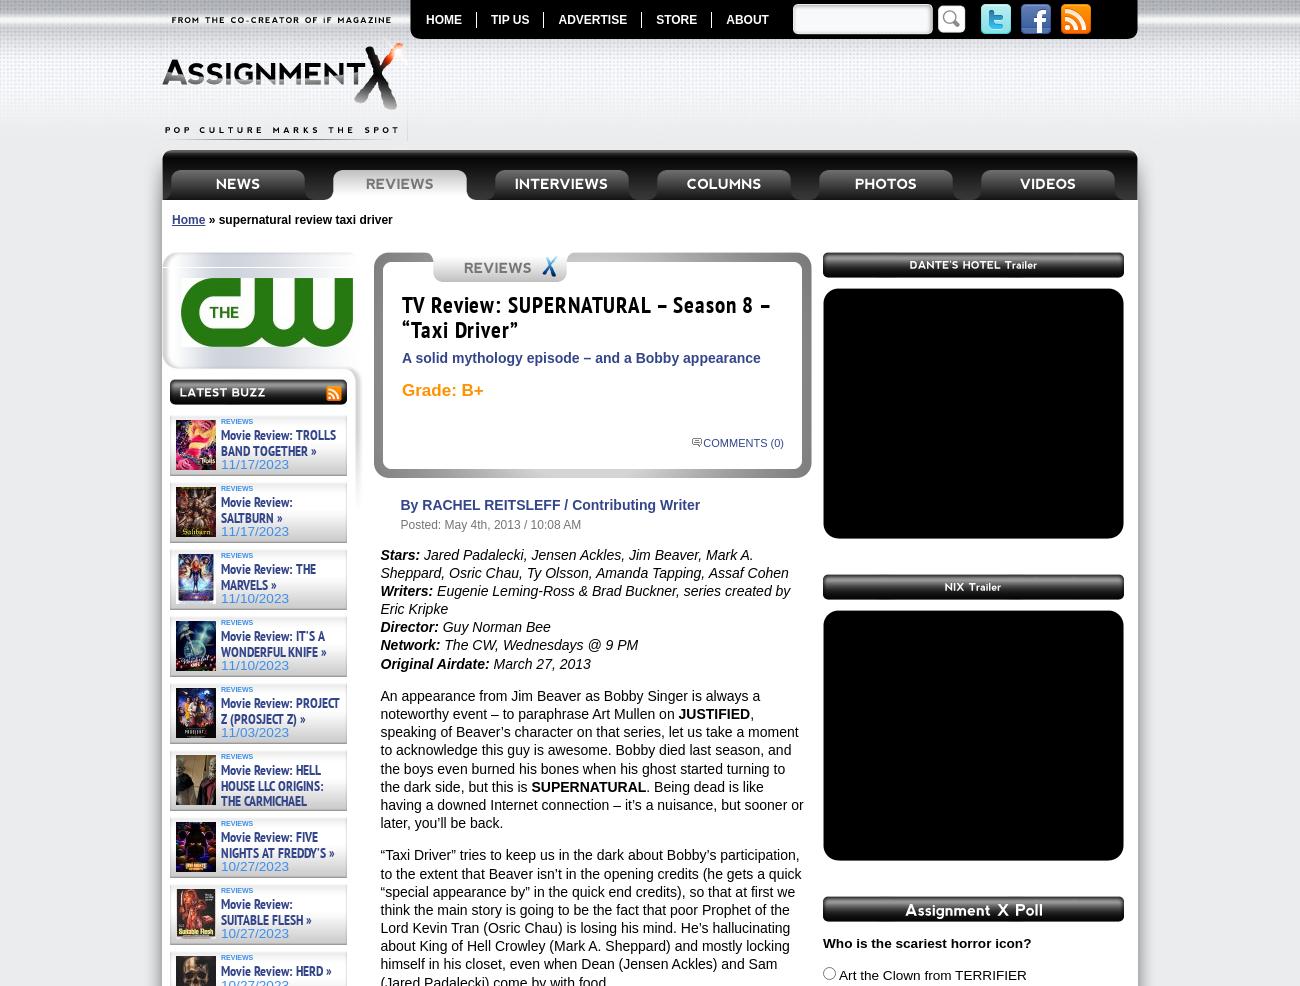 This screenshot has height=986, width=1300. I want to click on 'Home', so click(171, 218).